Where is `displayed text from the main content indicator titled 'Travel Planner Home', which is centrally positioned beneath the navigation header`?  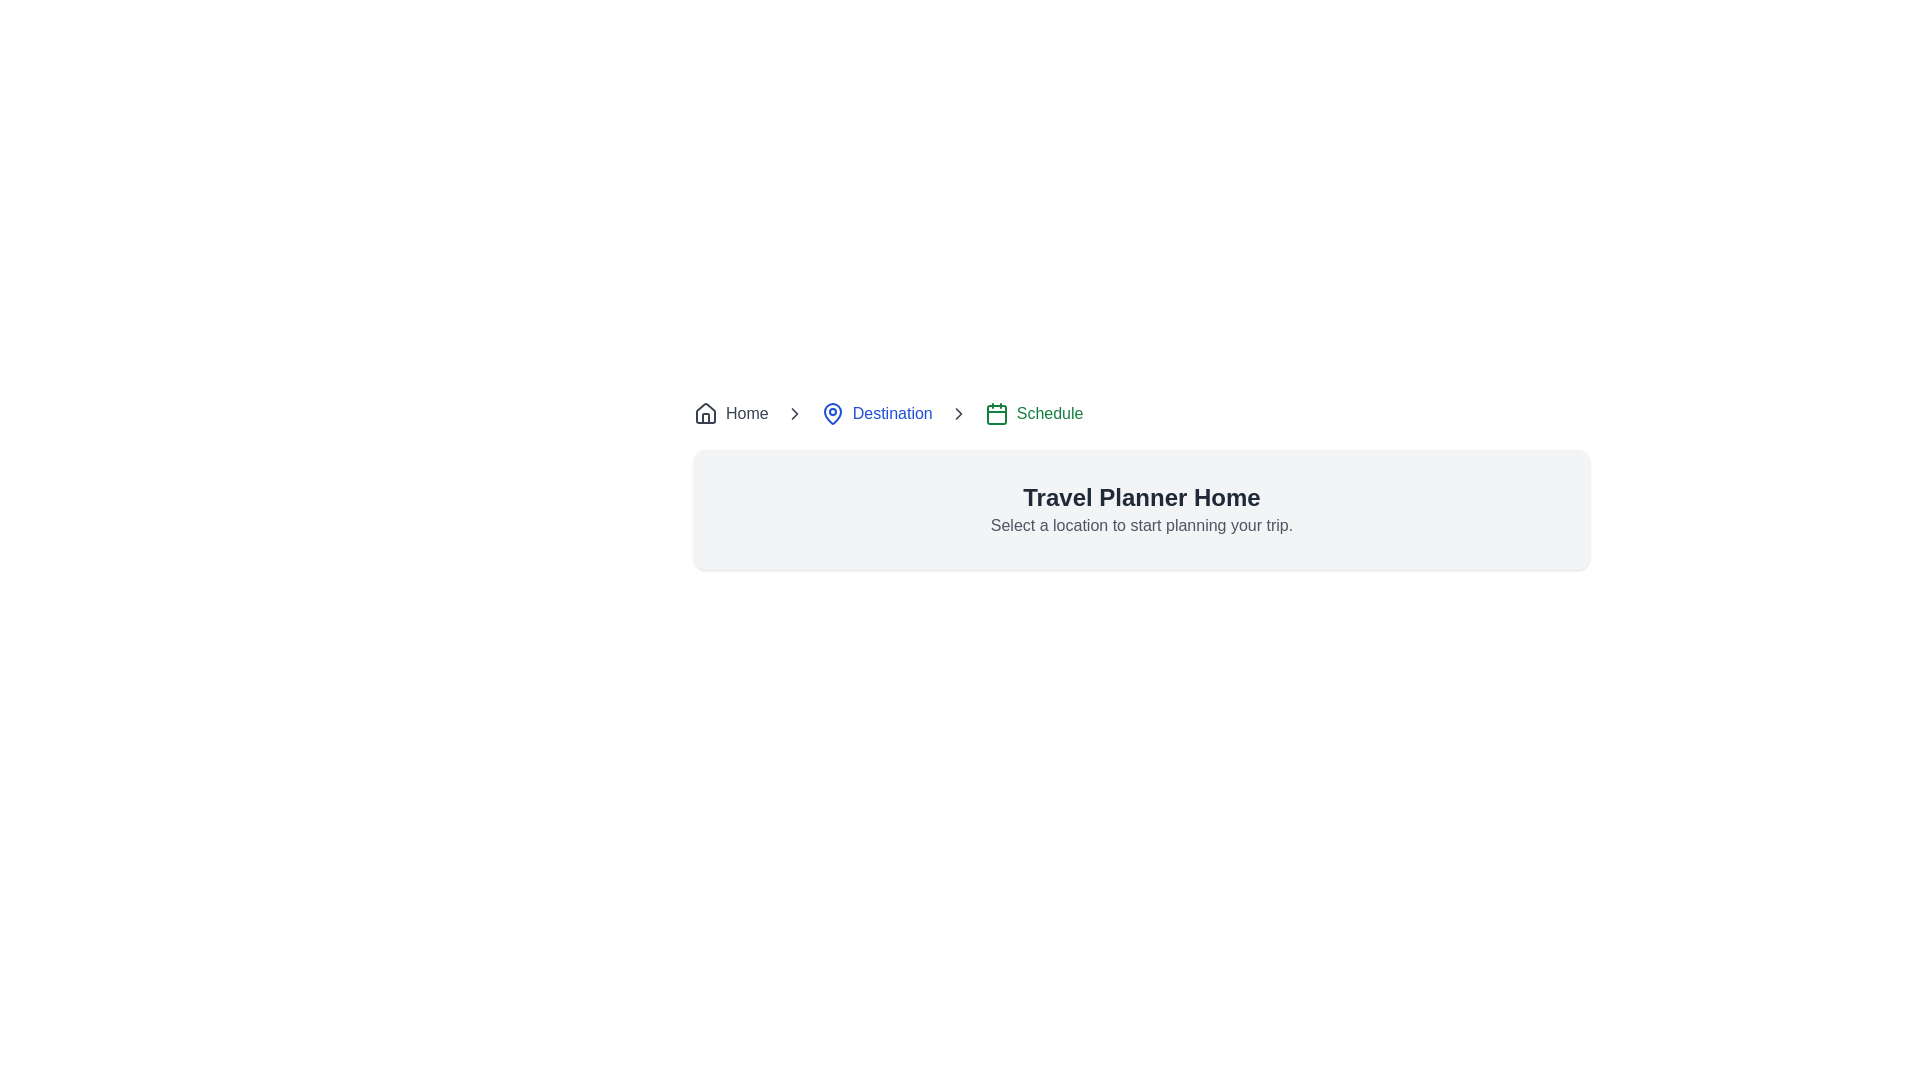 displayed text from the main content indicator titled 'Travel Planner Home', which is centrally positioned beneath the navigation header is located at coordinates (1142, 486).